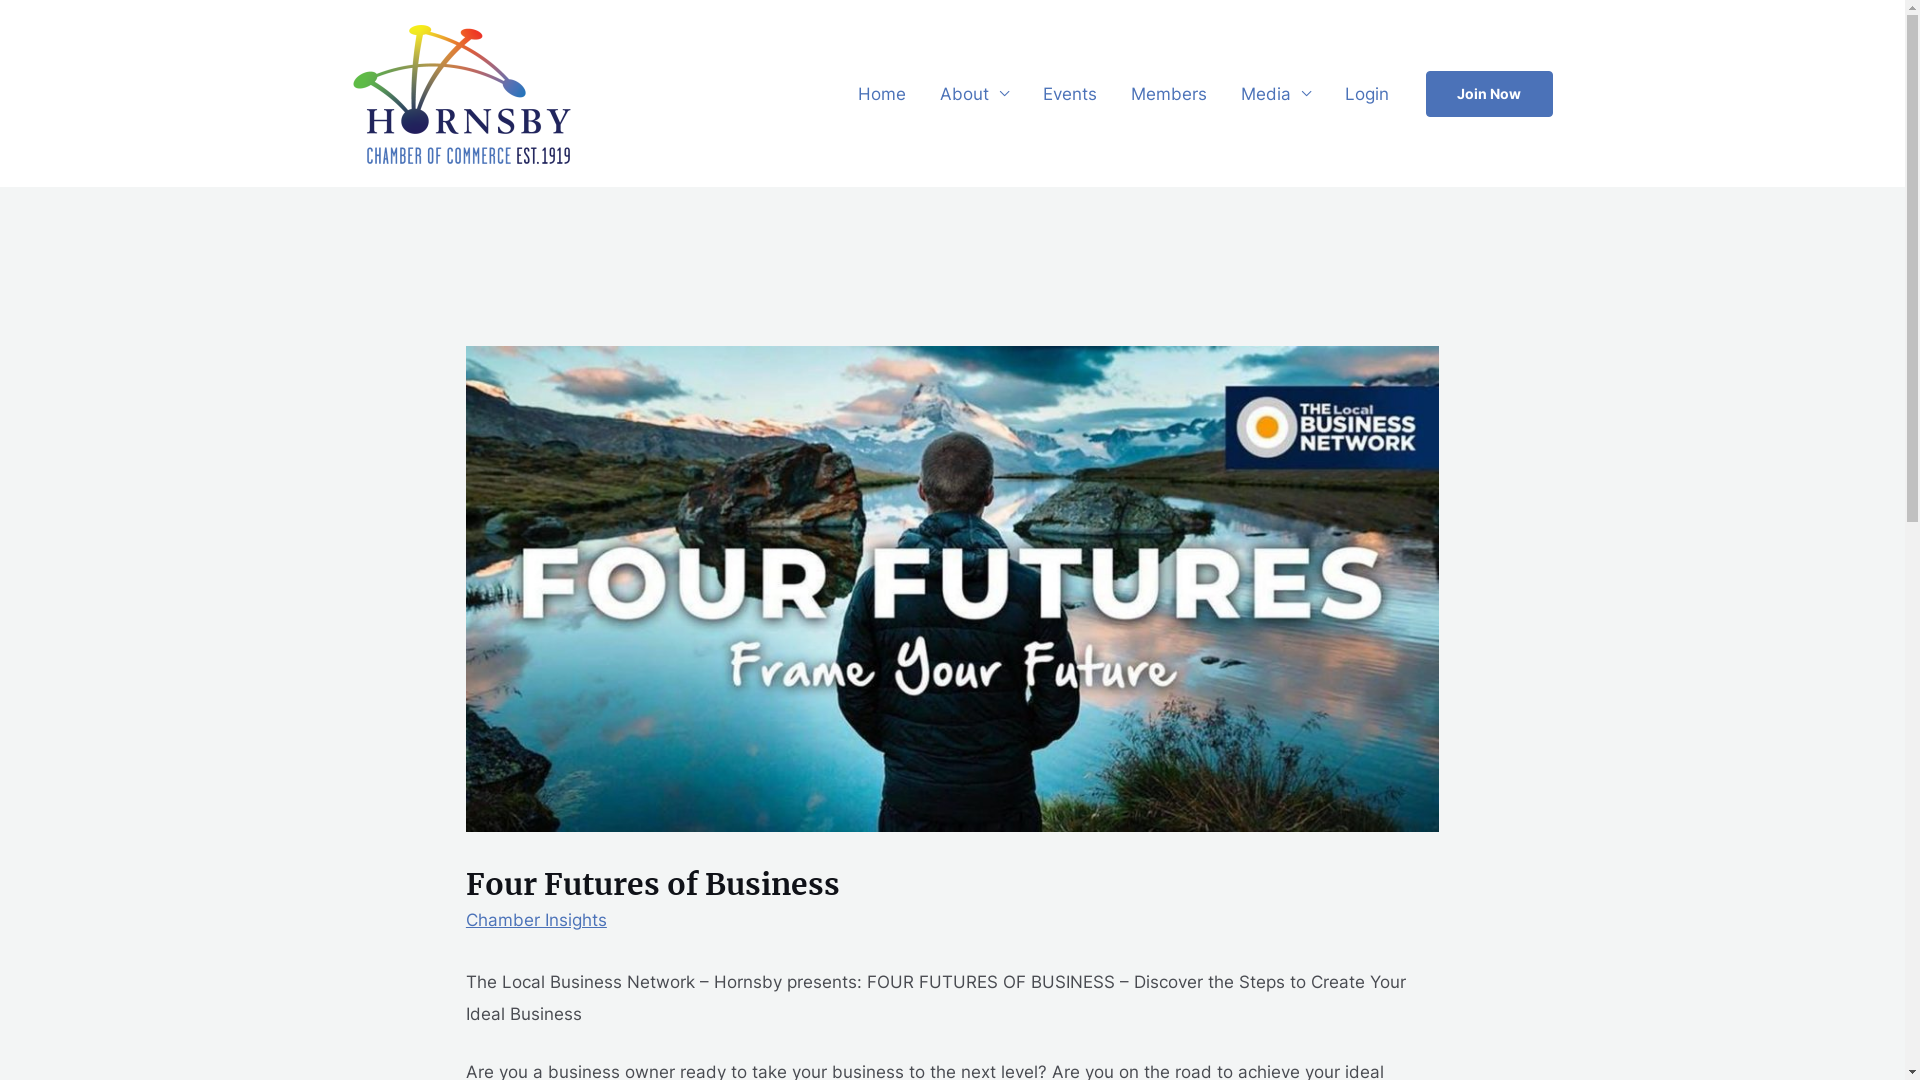 The image size is (1920, 1080). I want to click on 'Login', so click(1328, 92).